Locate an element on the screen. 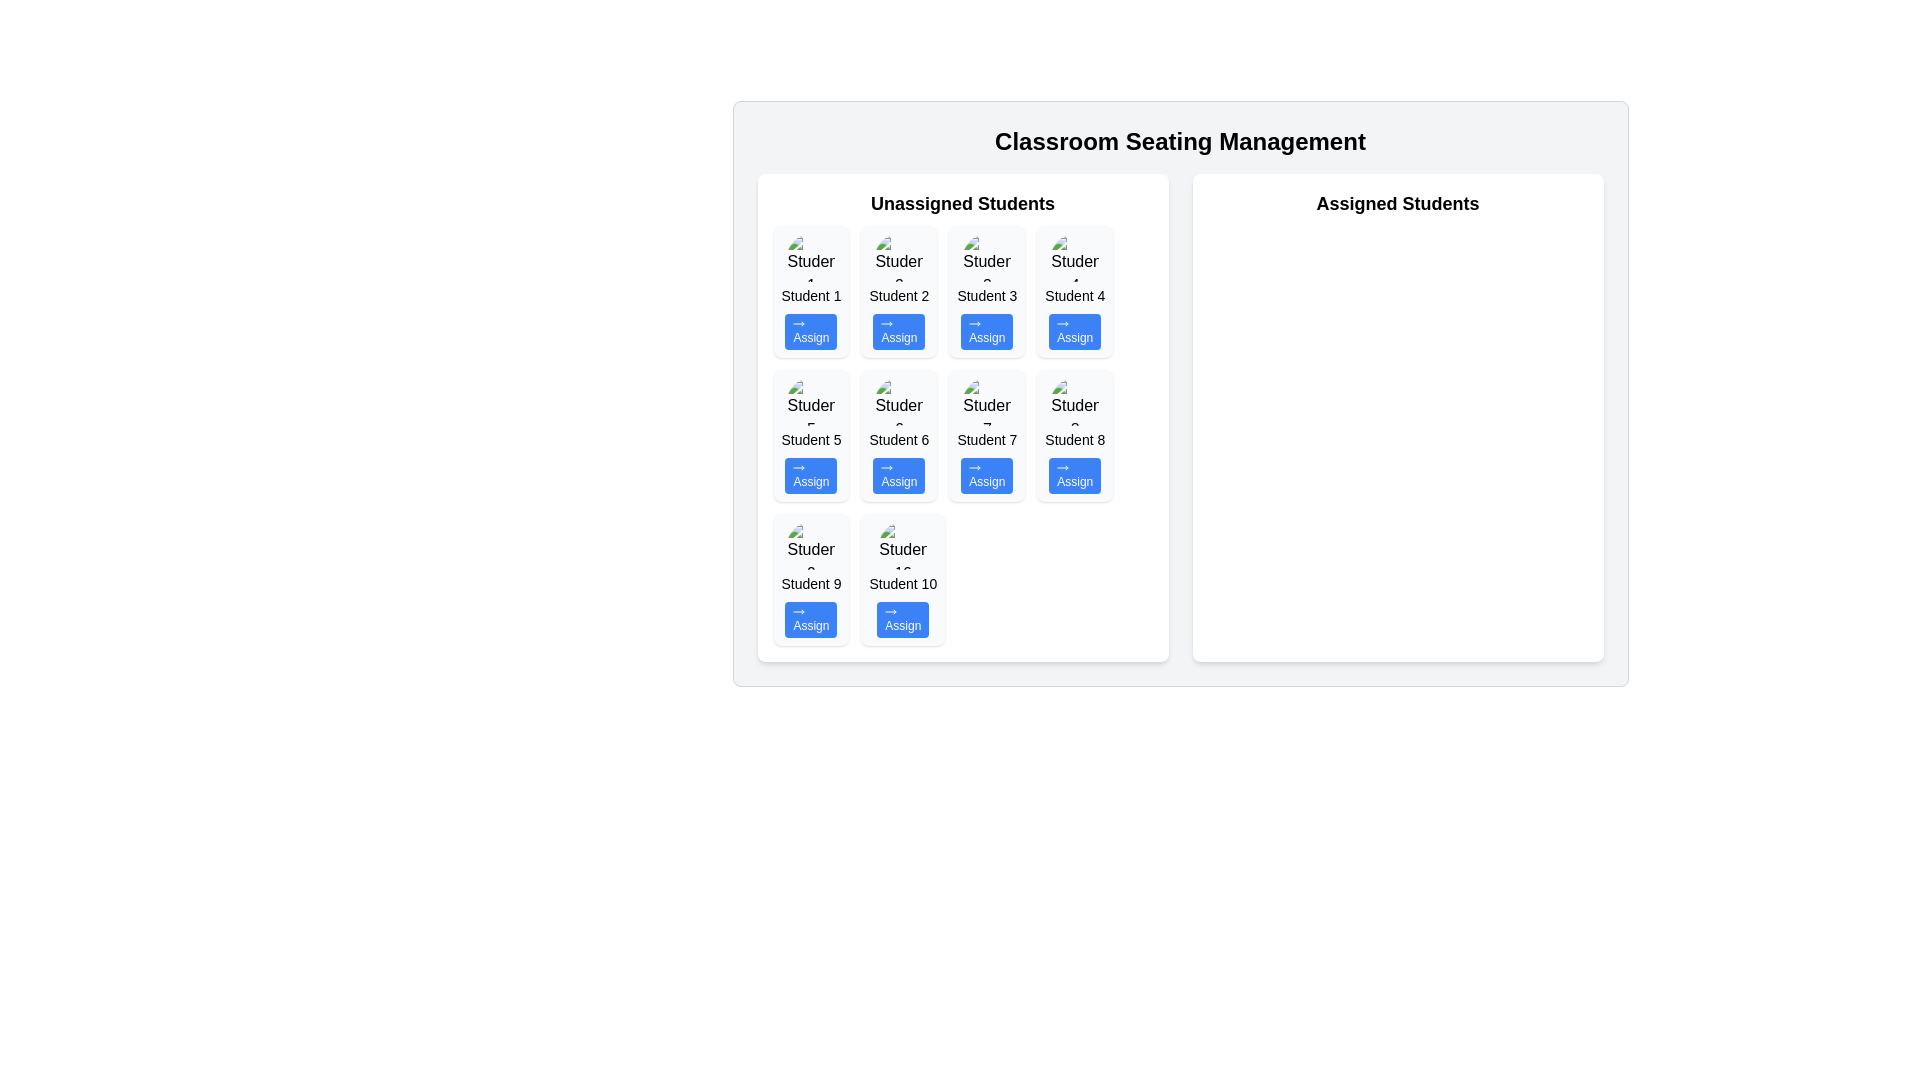 This screenshot has height=1080, width=1920. the directional icon associated with the 'Assign' button for 'Student 7' in the unassigned students section is located at coordinates (975, 467).